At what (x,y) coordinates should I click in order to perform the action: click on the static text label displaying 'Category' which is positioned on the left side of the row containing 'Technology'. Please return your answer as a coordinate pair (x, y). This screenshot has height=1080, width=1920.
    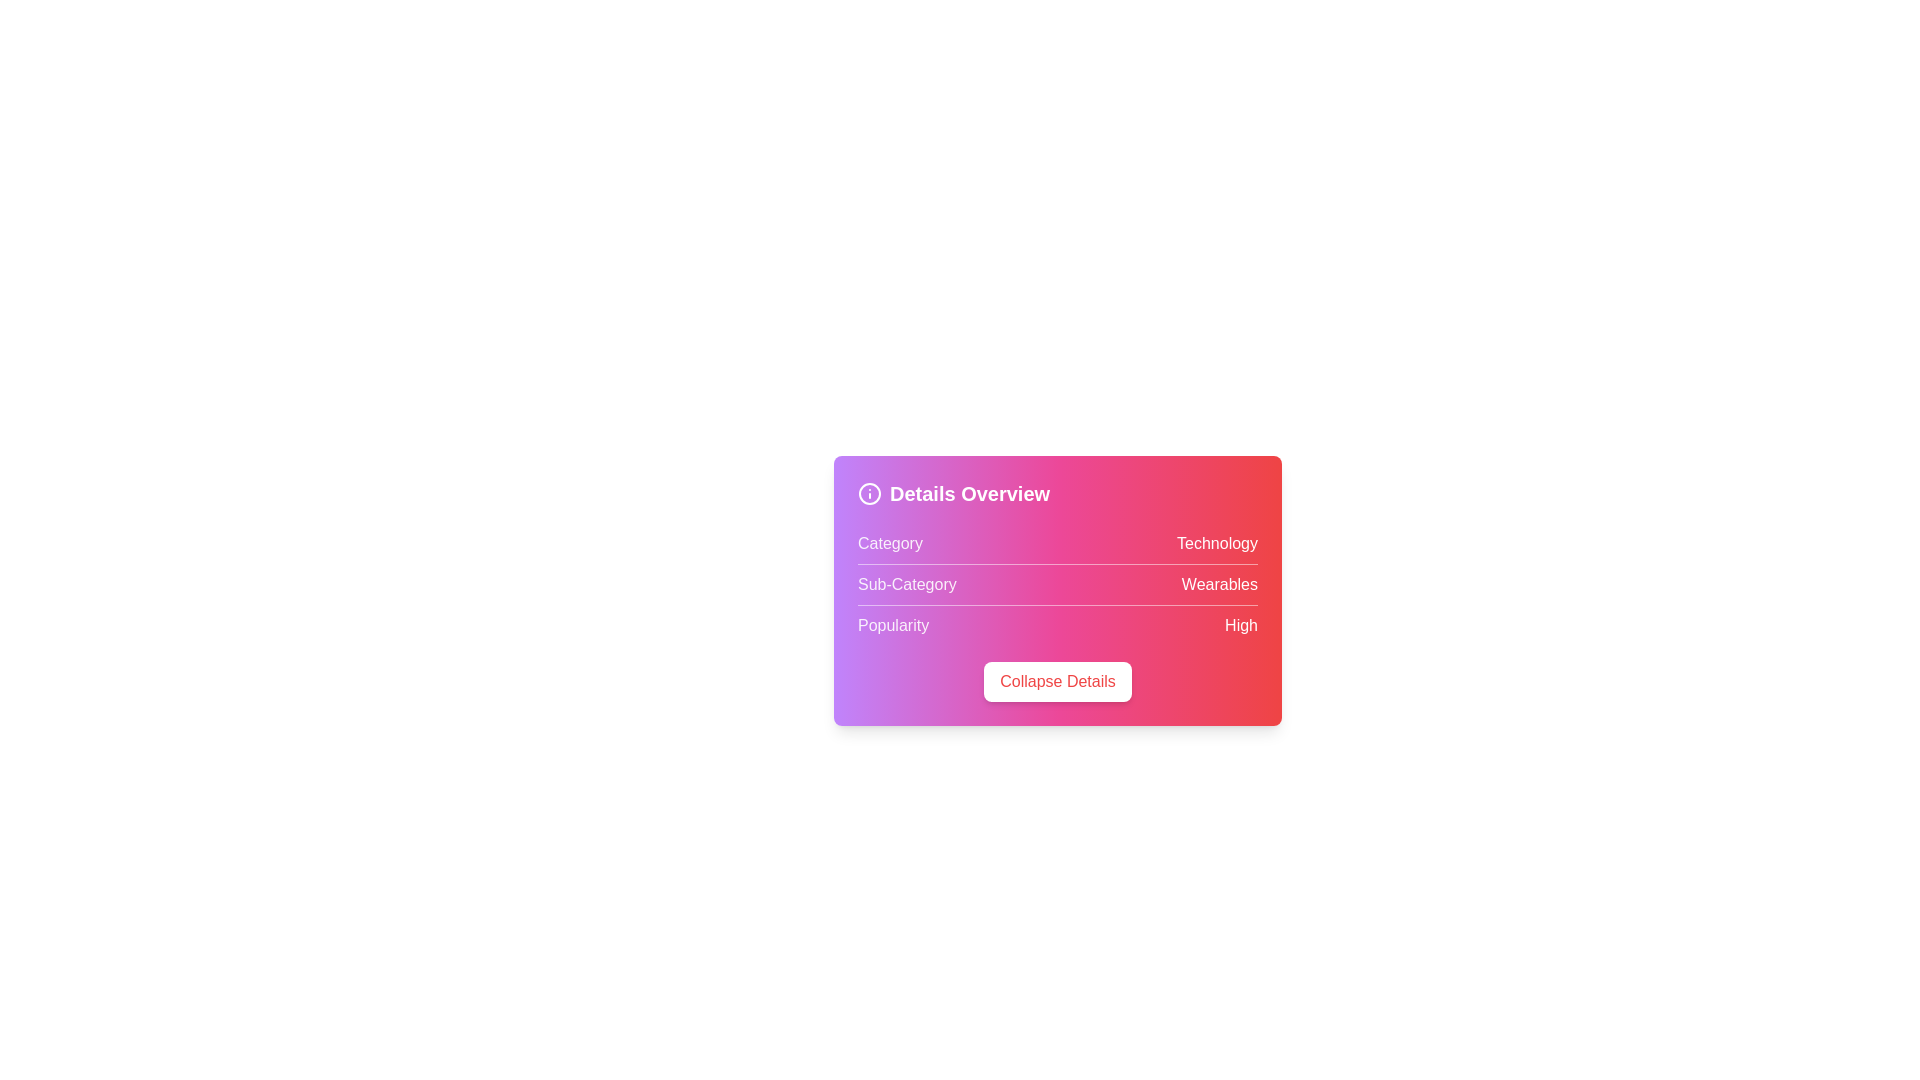
    Looking at the image, I should click on (889, 543).